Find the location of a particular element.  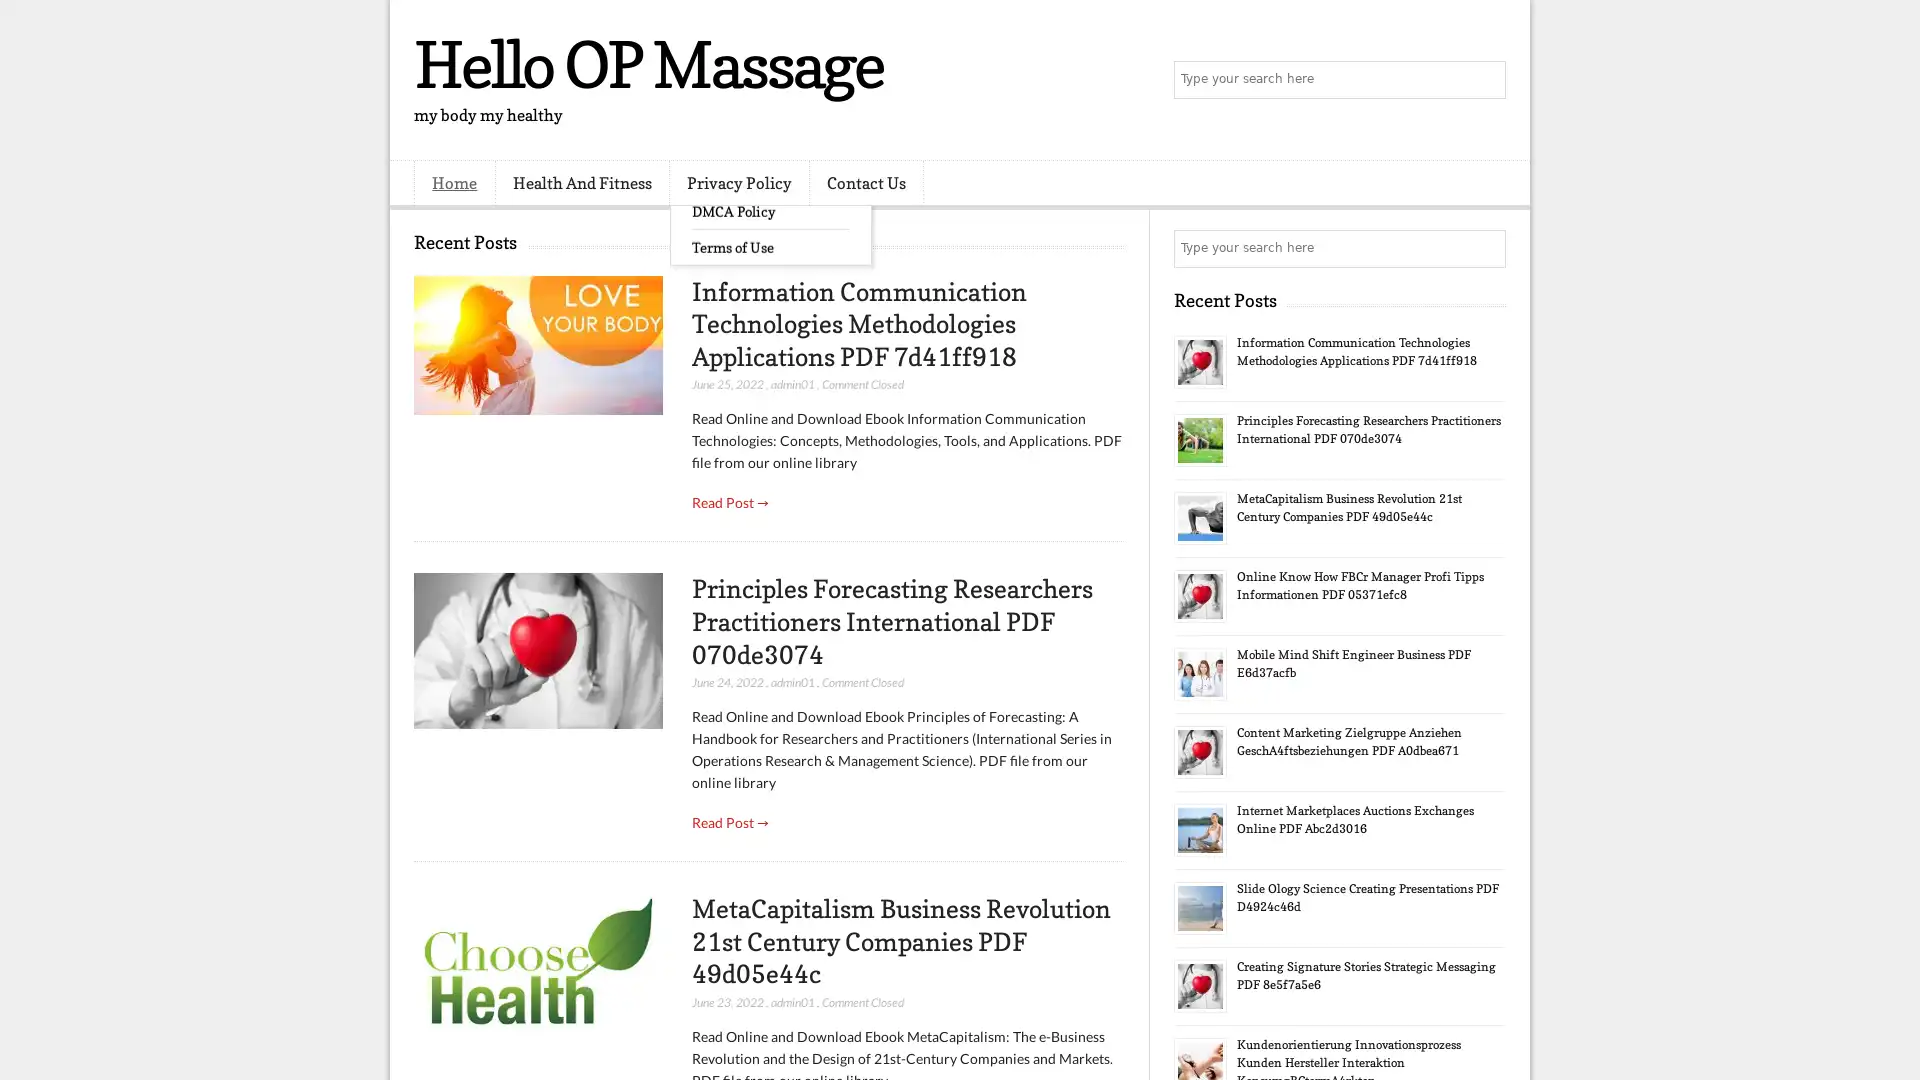

Search is located at coordinates (1485, 248).